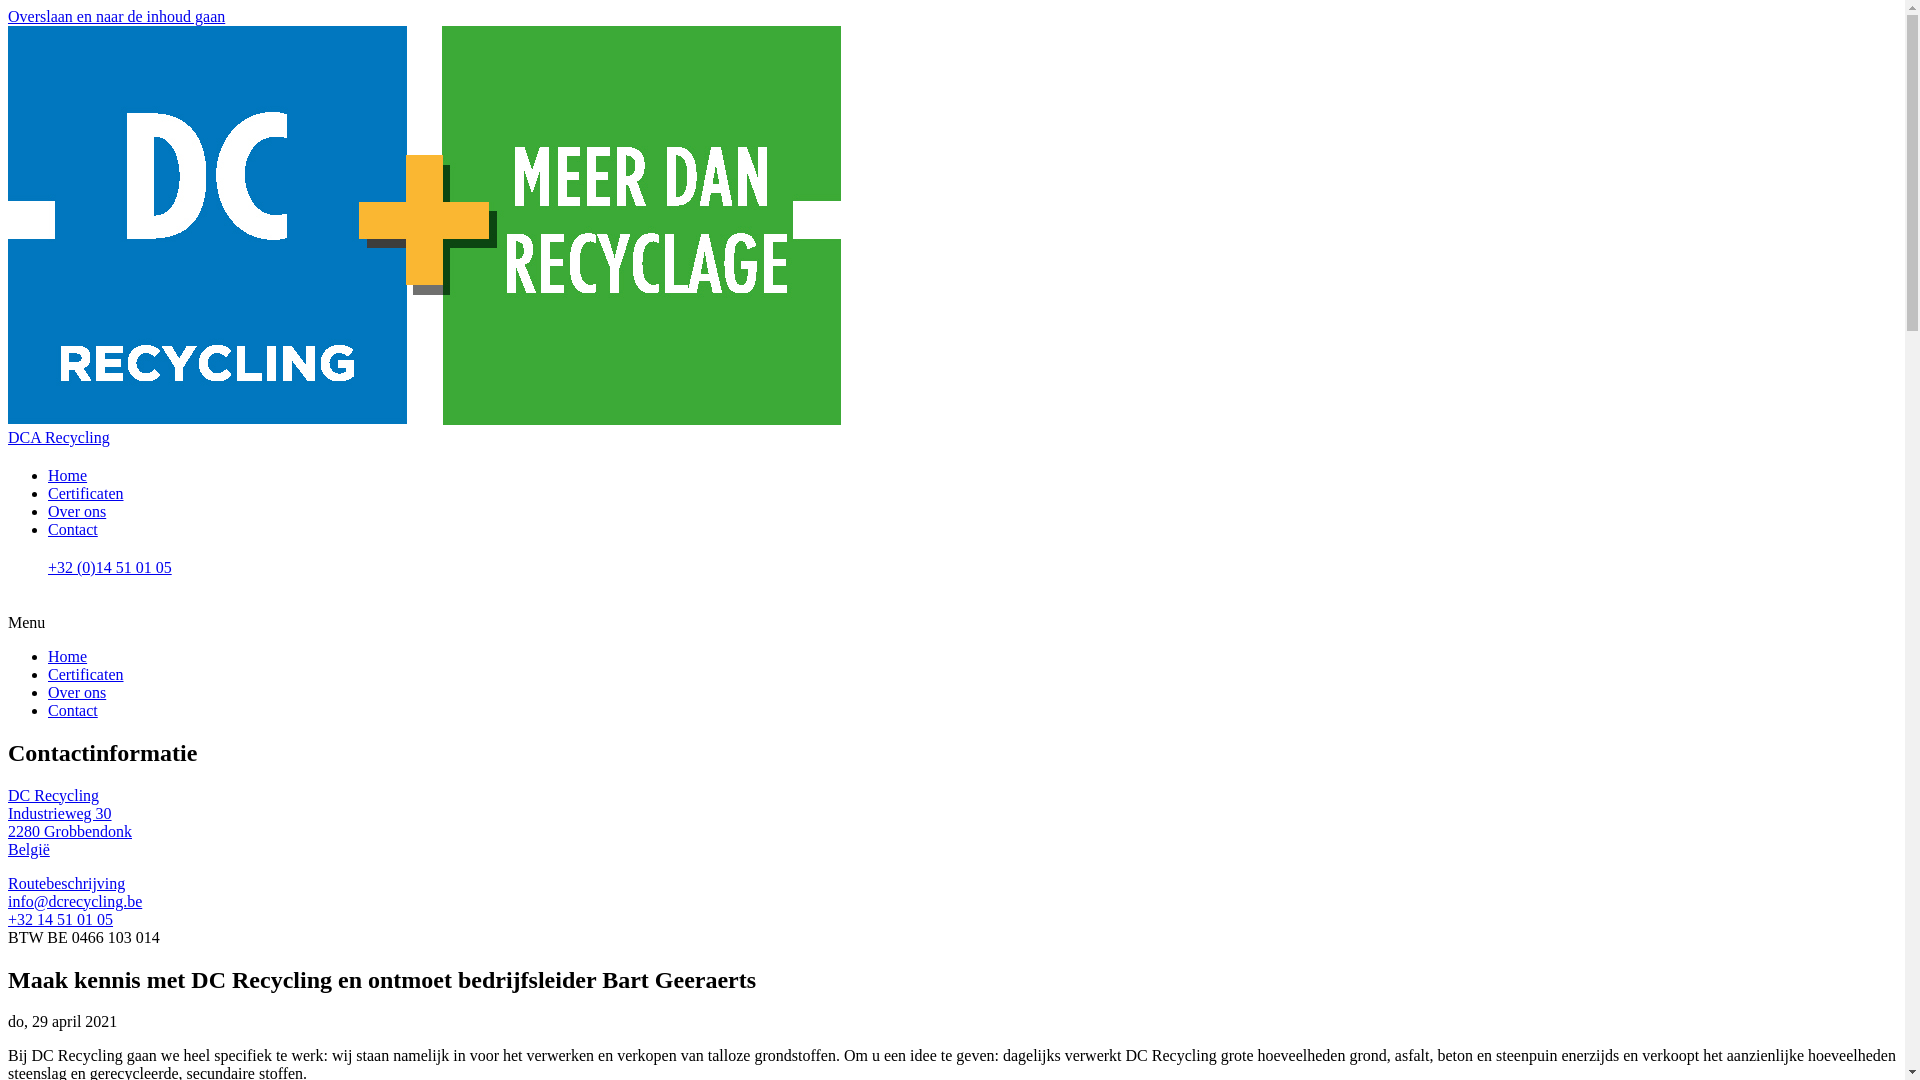  I want to click on 'Certificaten', so click(85, 493).